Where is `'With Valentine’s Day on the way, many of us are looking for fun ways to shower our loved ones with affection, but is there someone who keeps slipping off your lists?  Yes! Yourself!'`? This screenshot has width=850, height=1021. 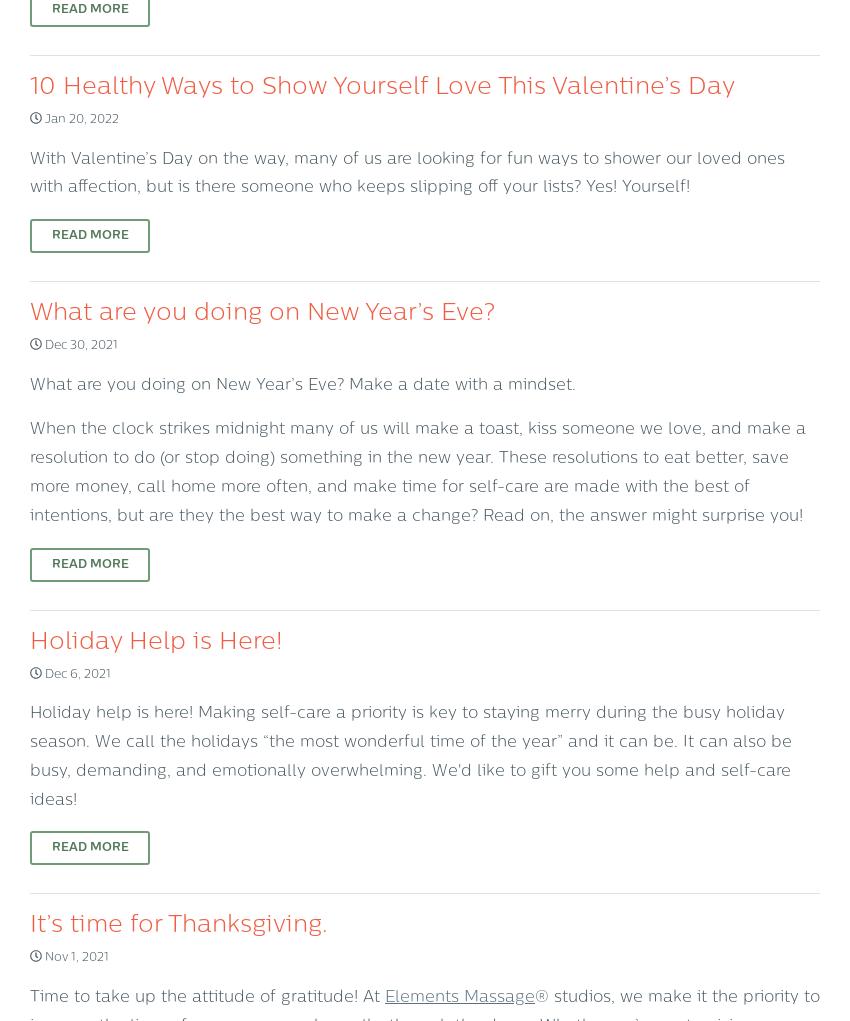 'With Valentine’s Day on the way, many of us are looking for fun ways to shower our loved ones with affection, but is there someone who keeps slipping off your lists?  Yes! Yourself!' is located at coordinates (407, 172).